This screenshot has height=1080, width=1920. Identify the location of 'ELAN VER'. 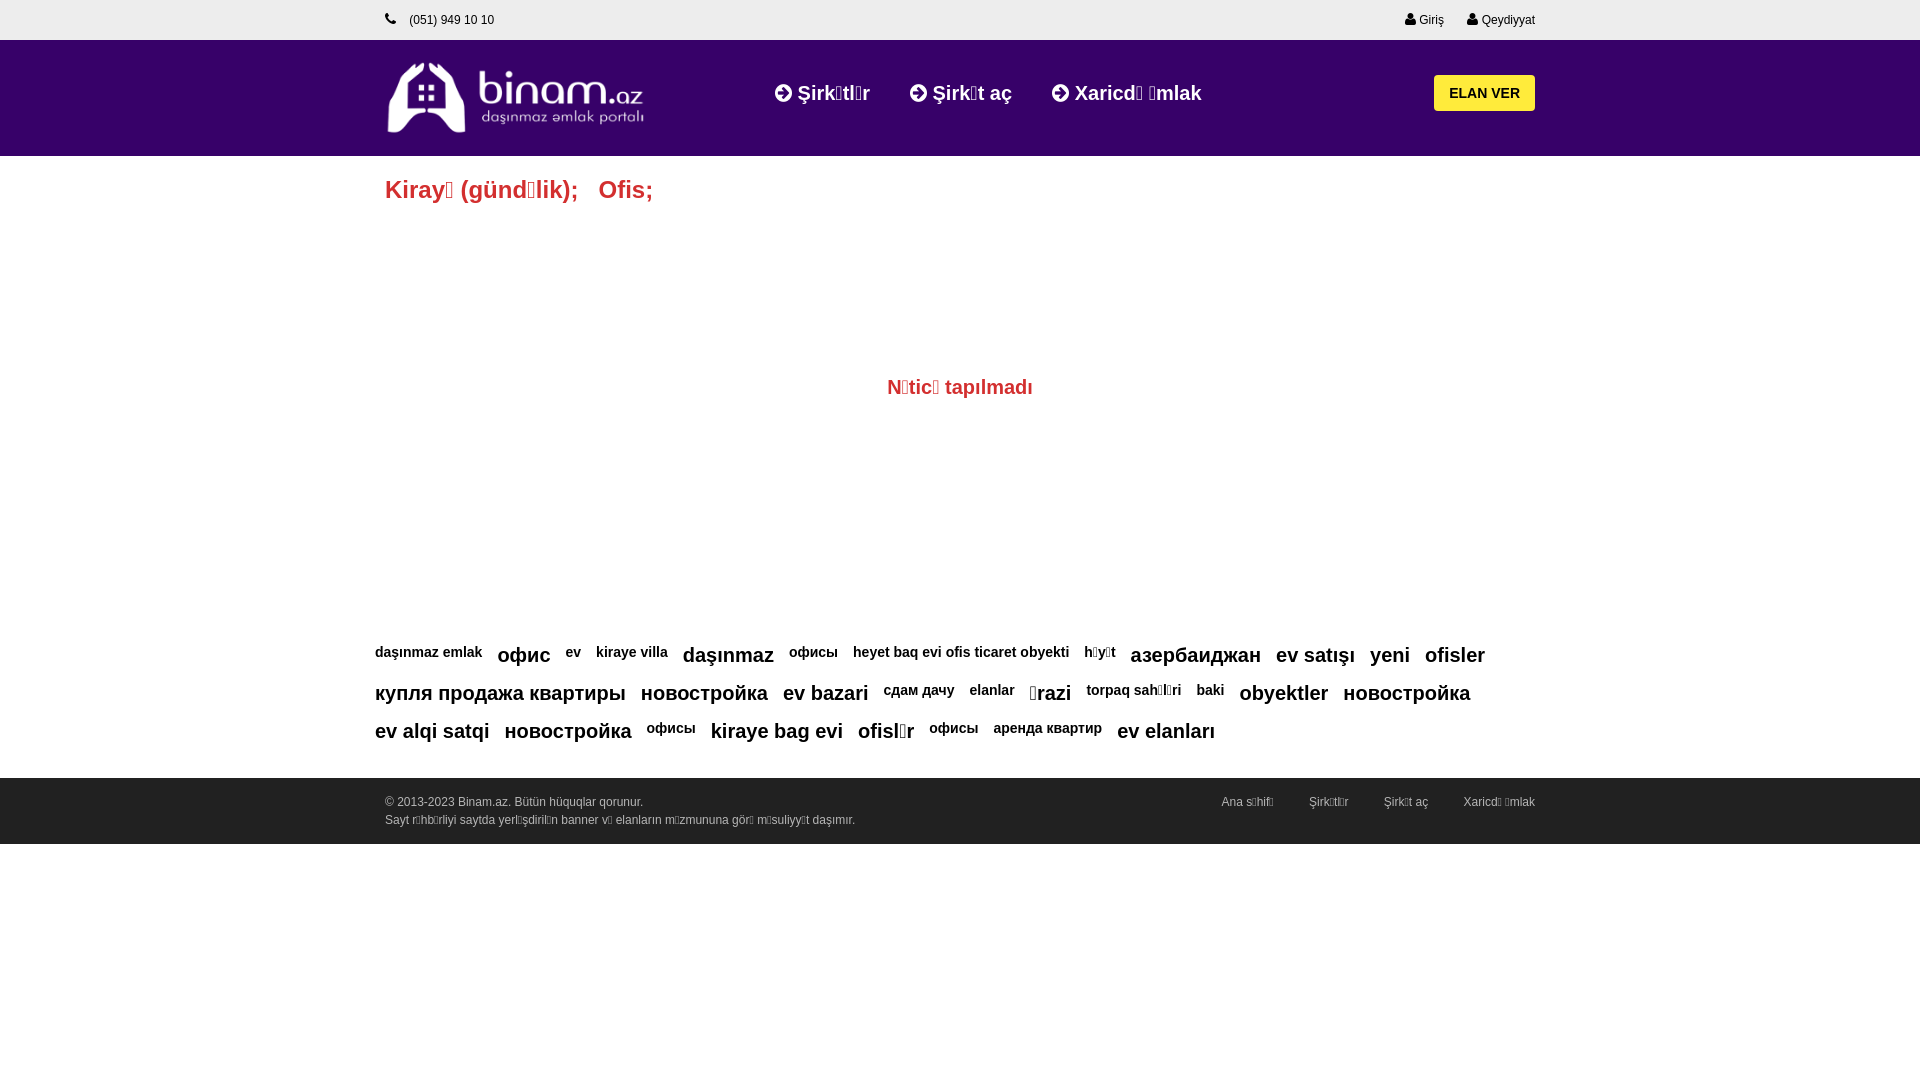
(1484, 92).